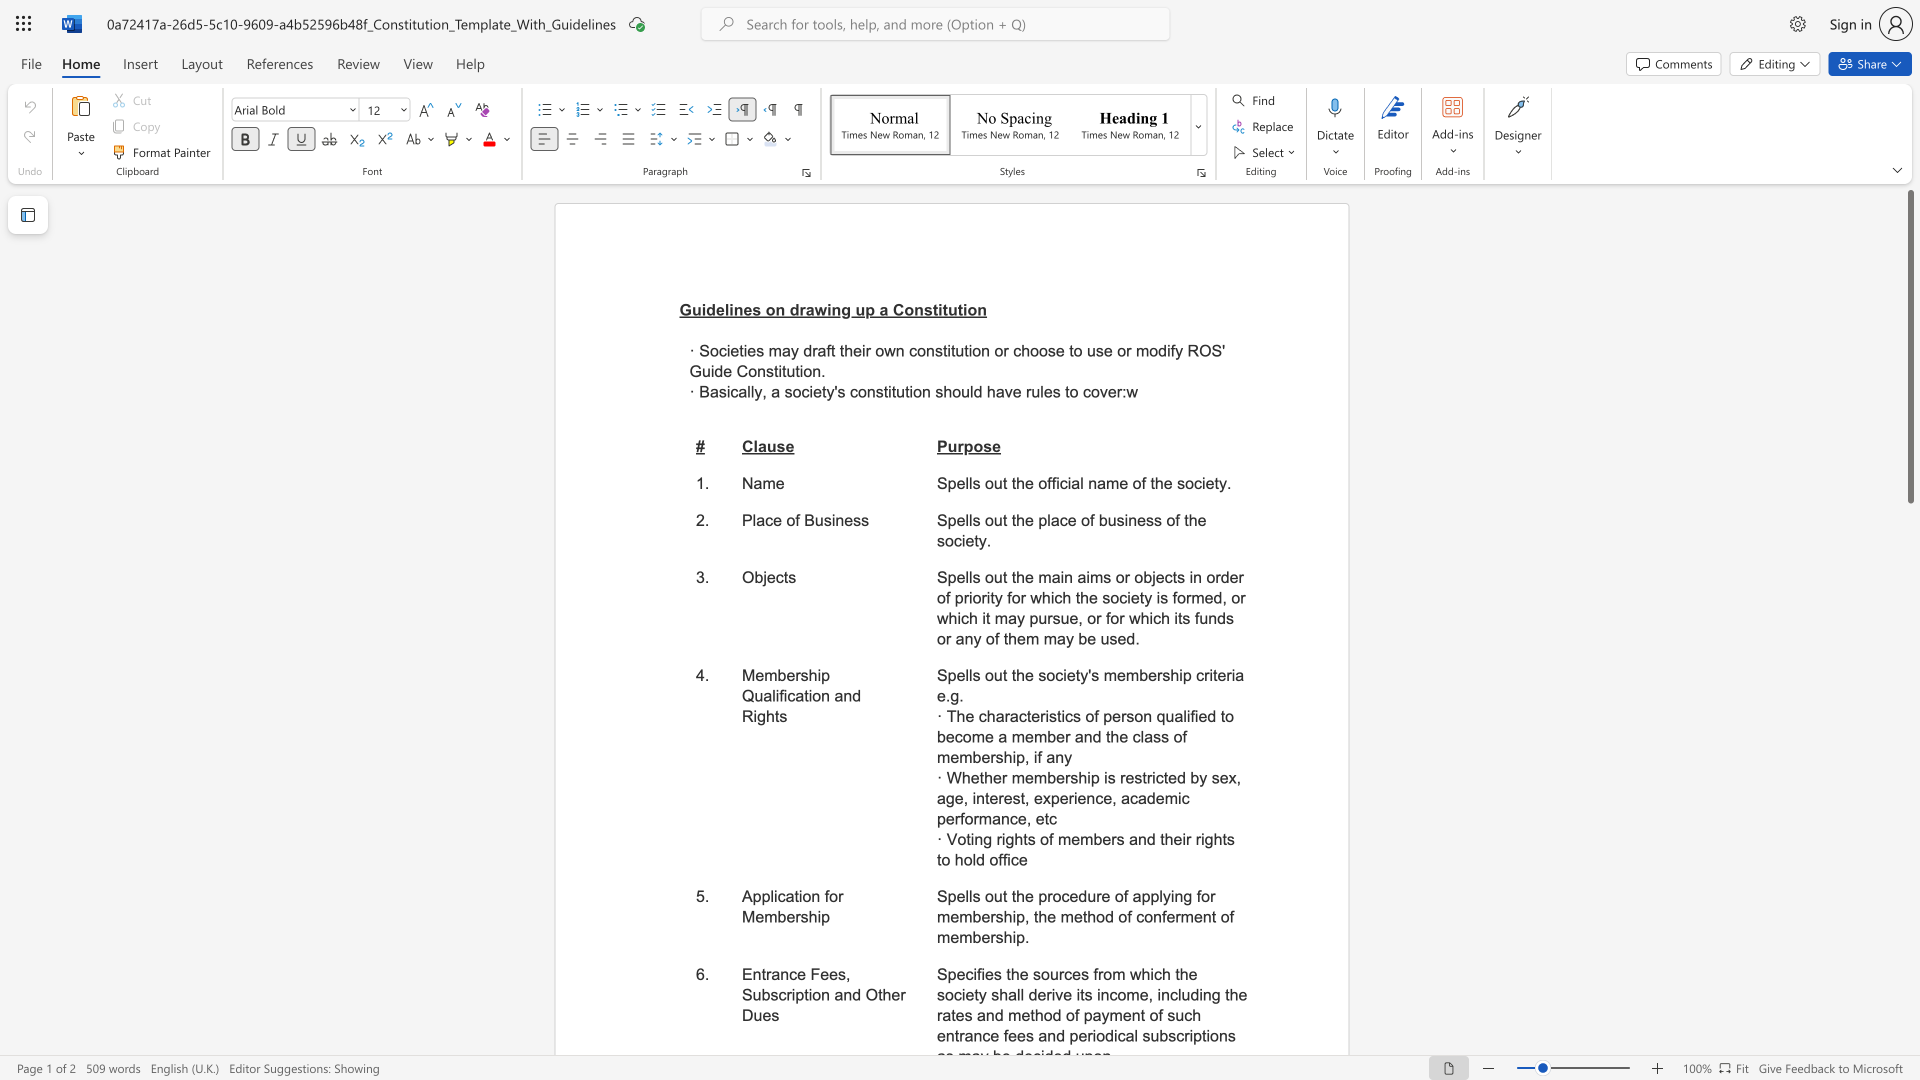  I want to click on the vertical scrollbar to lower the page content, so click(1909, 929).